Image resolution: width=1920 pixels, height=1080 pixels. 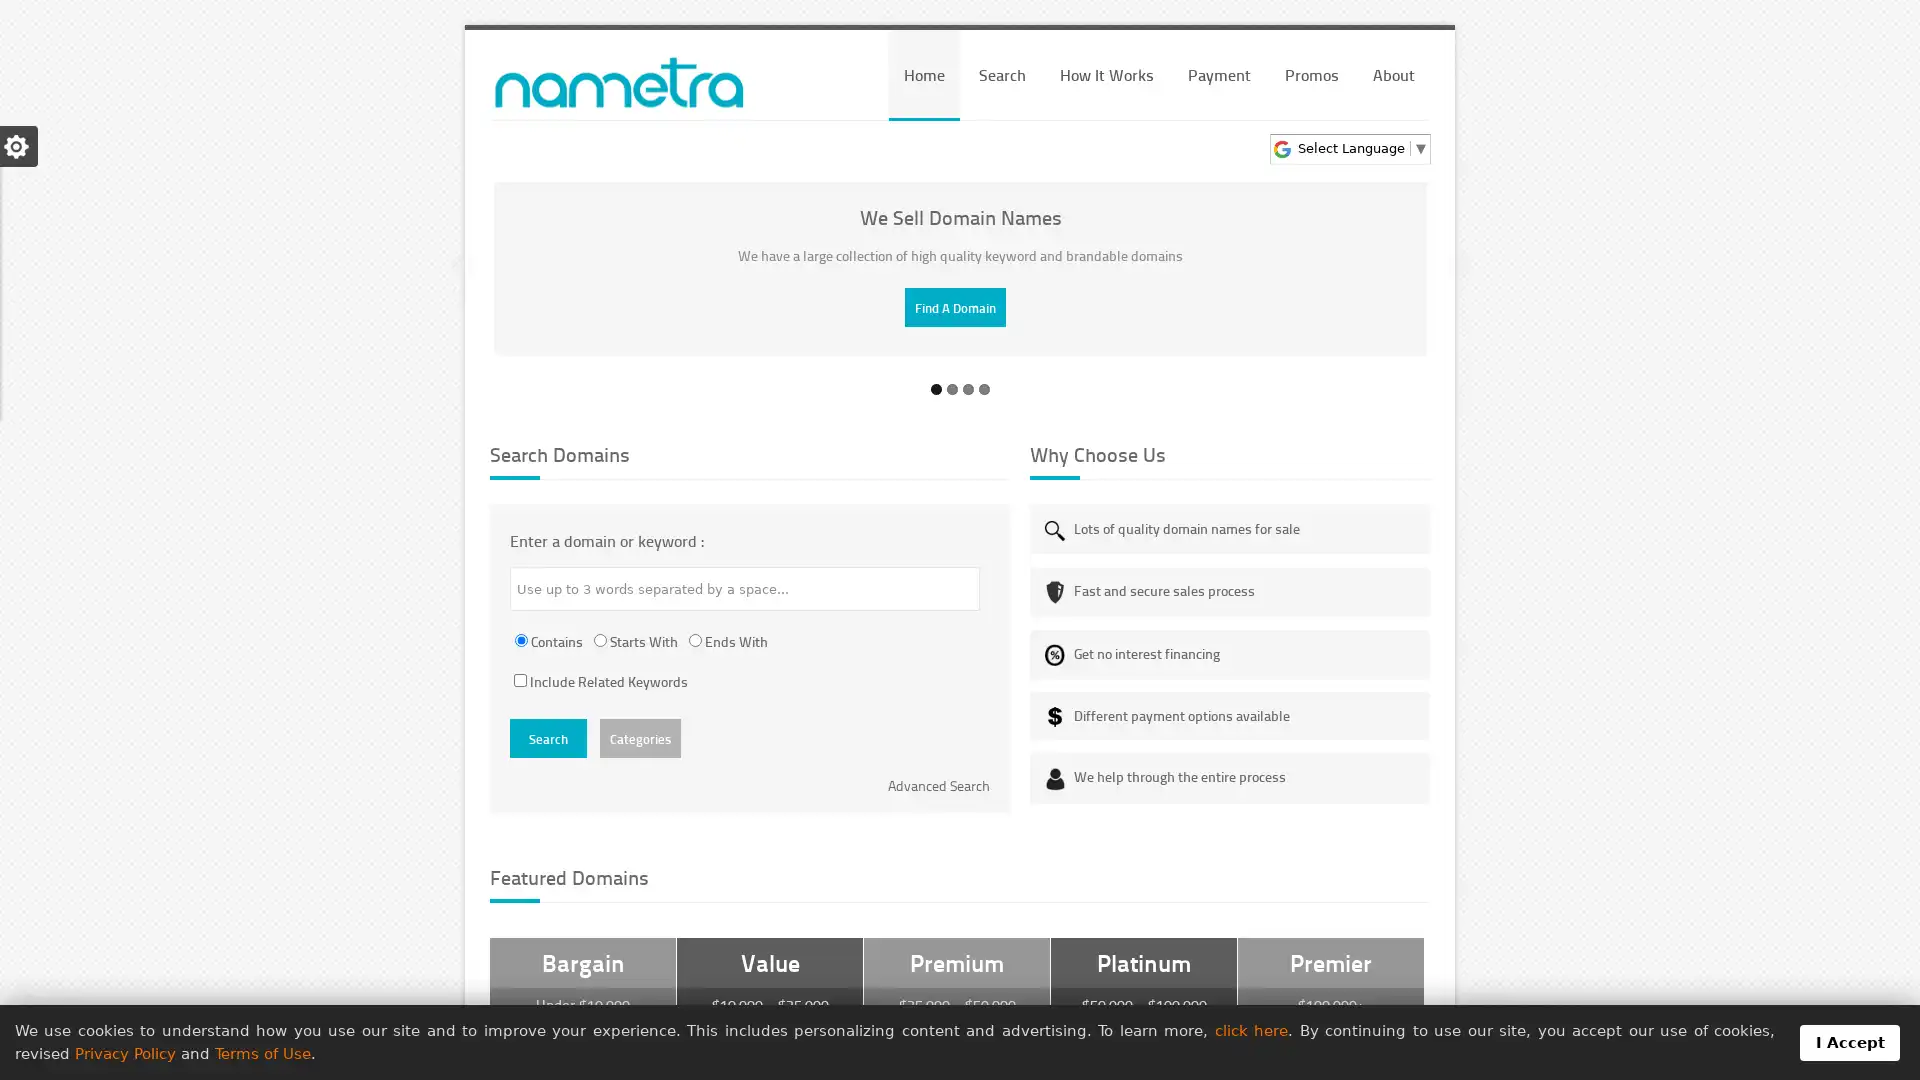 What do you see at coordinates (640, 738) in the screenshot?
I see `Categories` at bounding box center [640, 738].